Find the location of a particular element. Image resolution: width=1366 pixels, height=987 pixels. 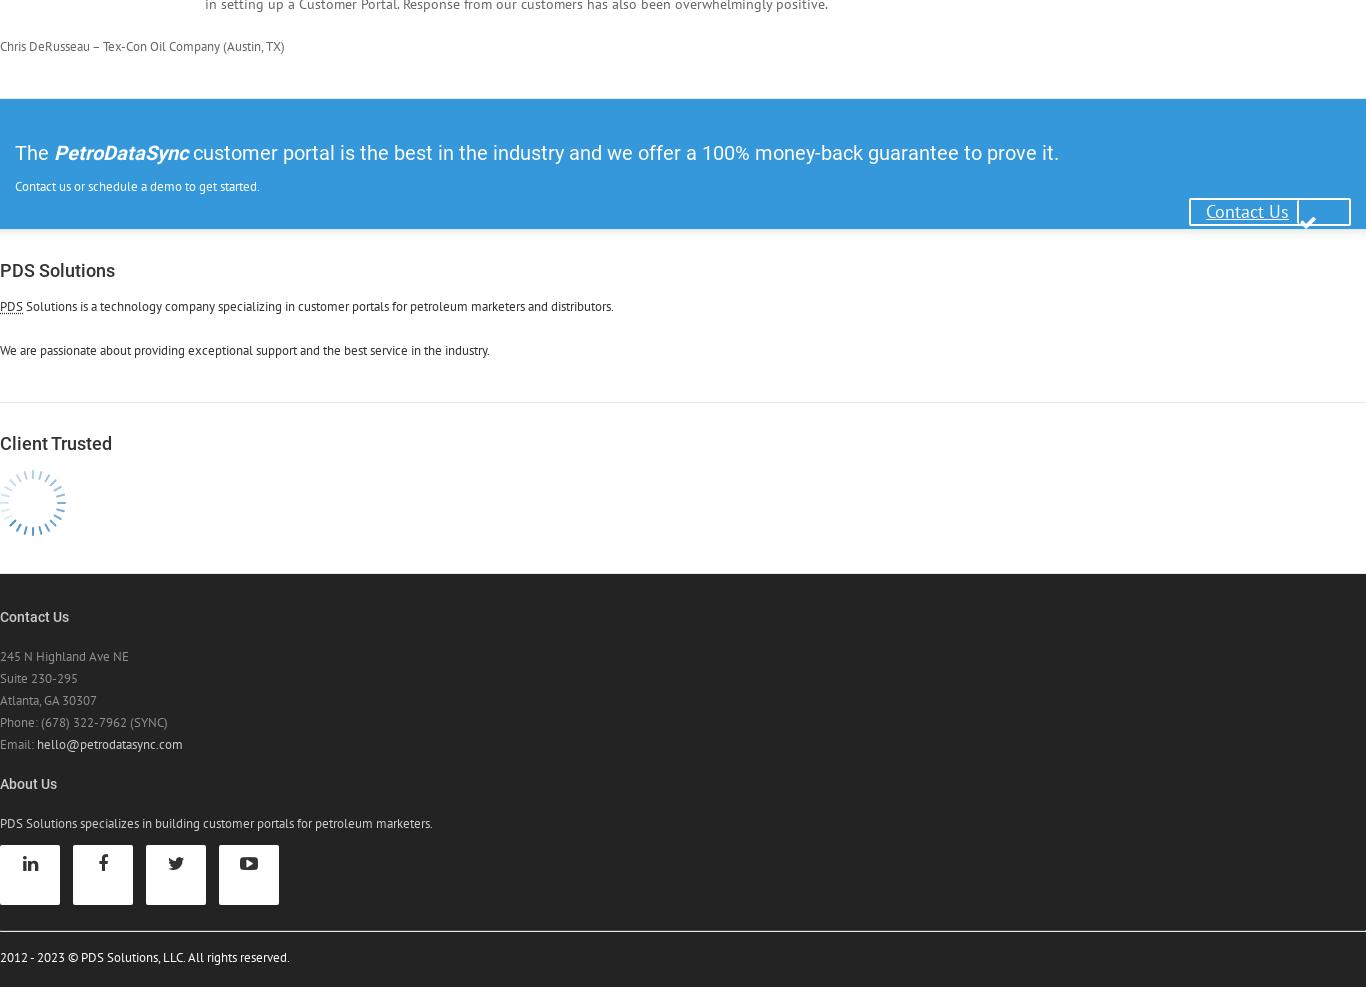

'Solutions is a technology company specializing in customer portals for petroleum marketers and distributors.' is located at coordinates (318, 305).